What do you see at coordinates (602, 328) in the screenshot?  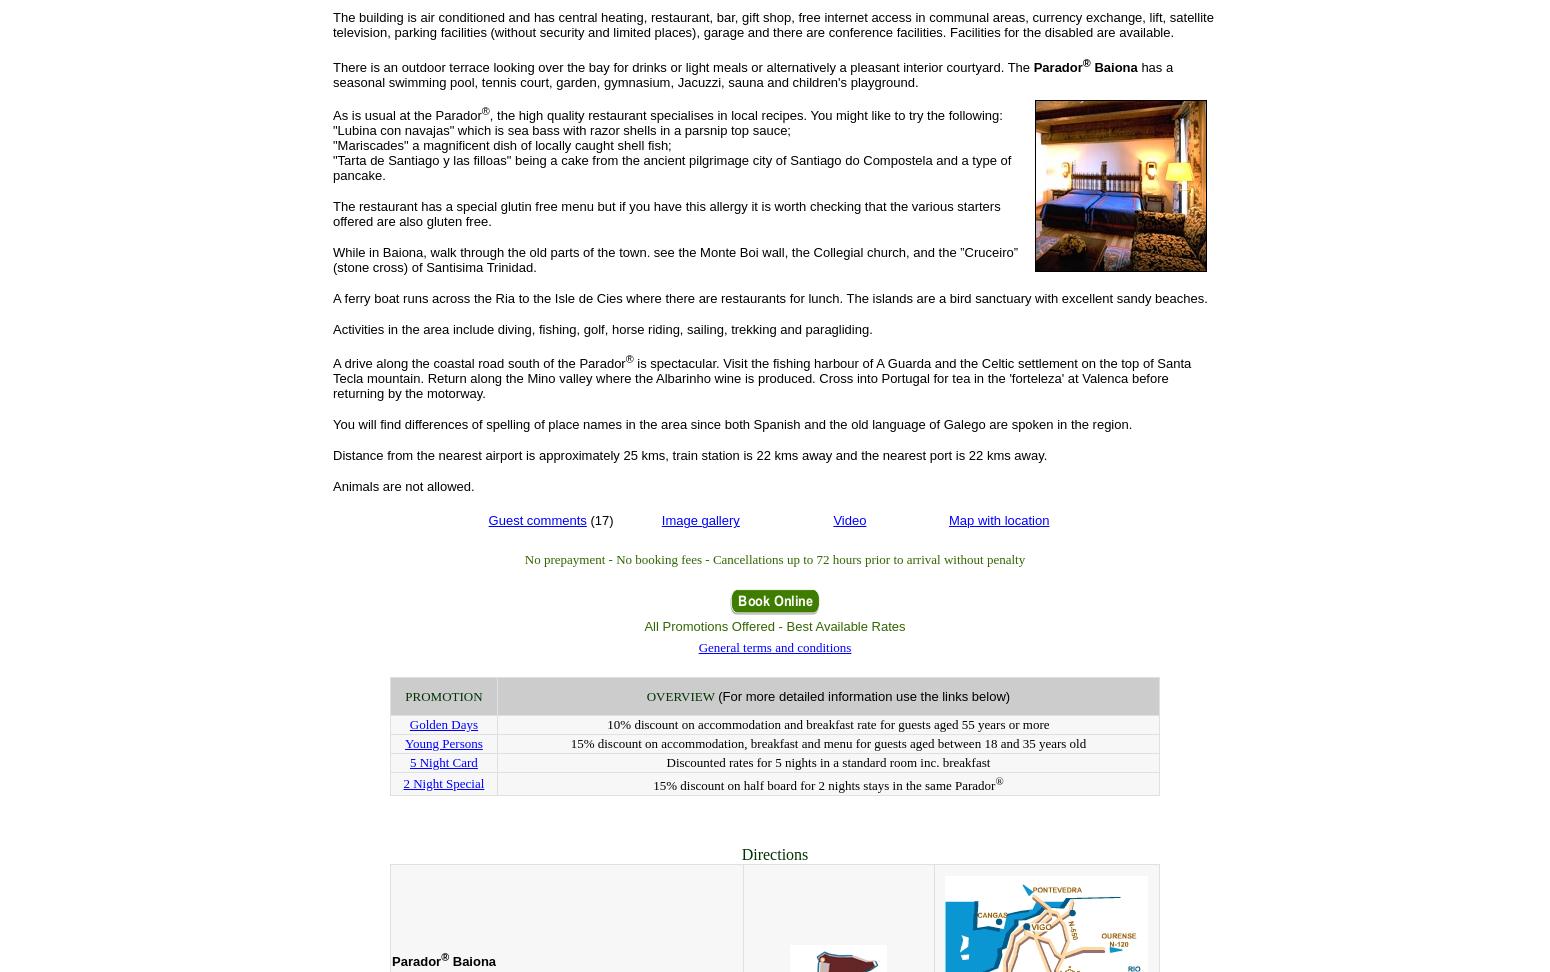 I see `'Activities in the area include diving, fishing, golf, horse riding,
sailing, trekking and paragliding.'` at bounding box center [602, 328].